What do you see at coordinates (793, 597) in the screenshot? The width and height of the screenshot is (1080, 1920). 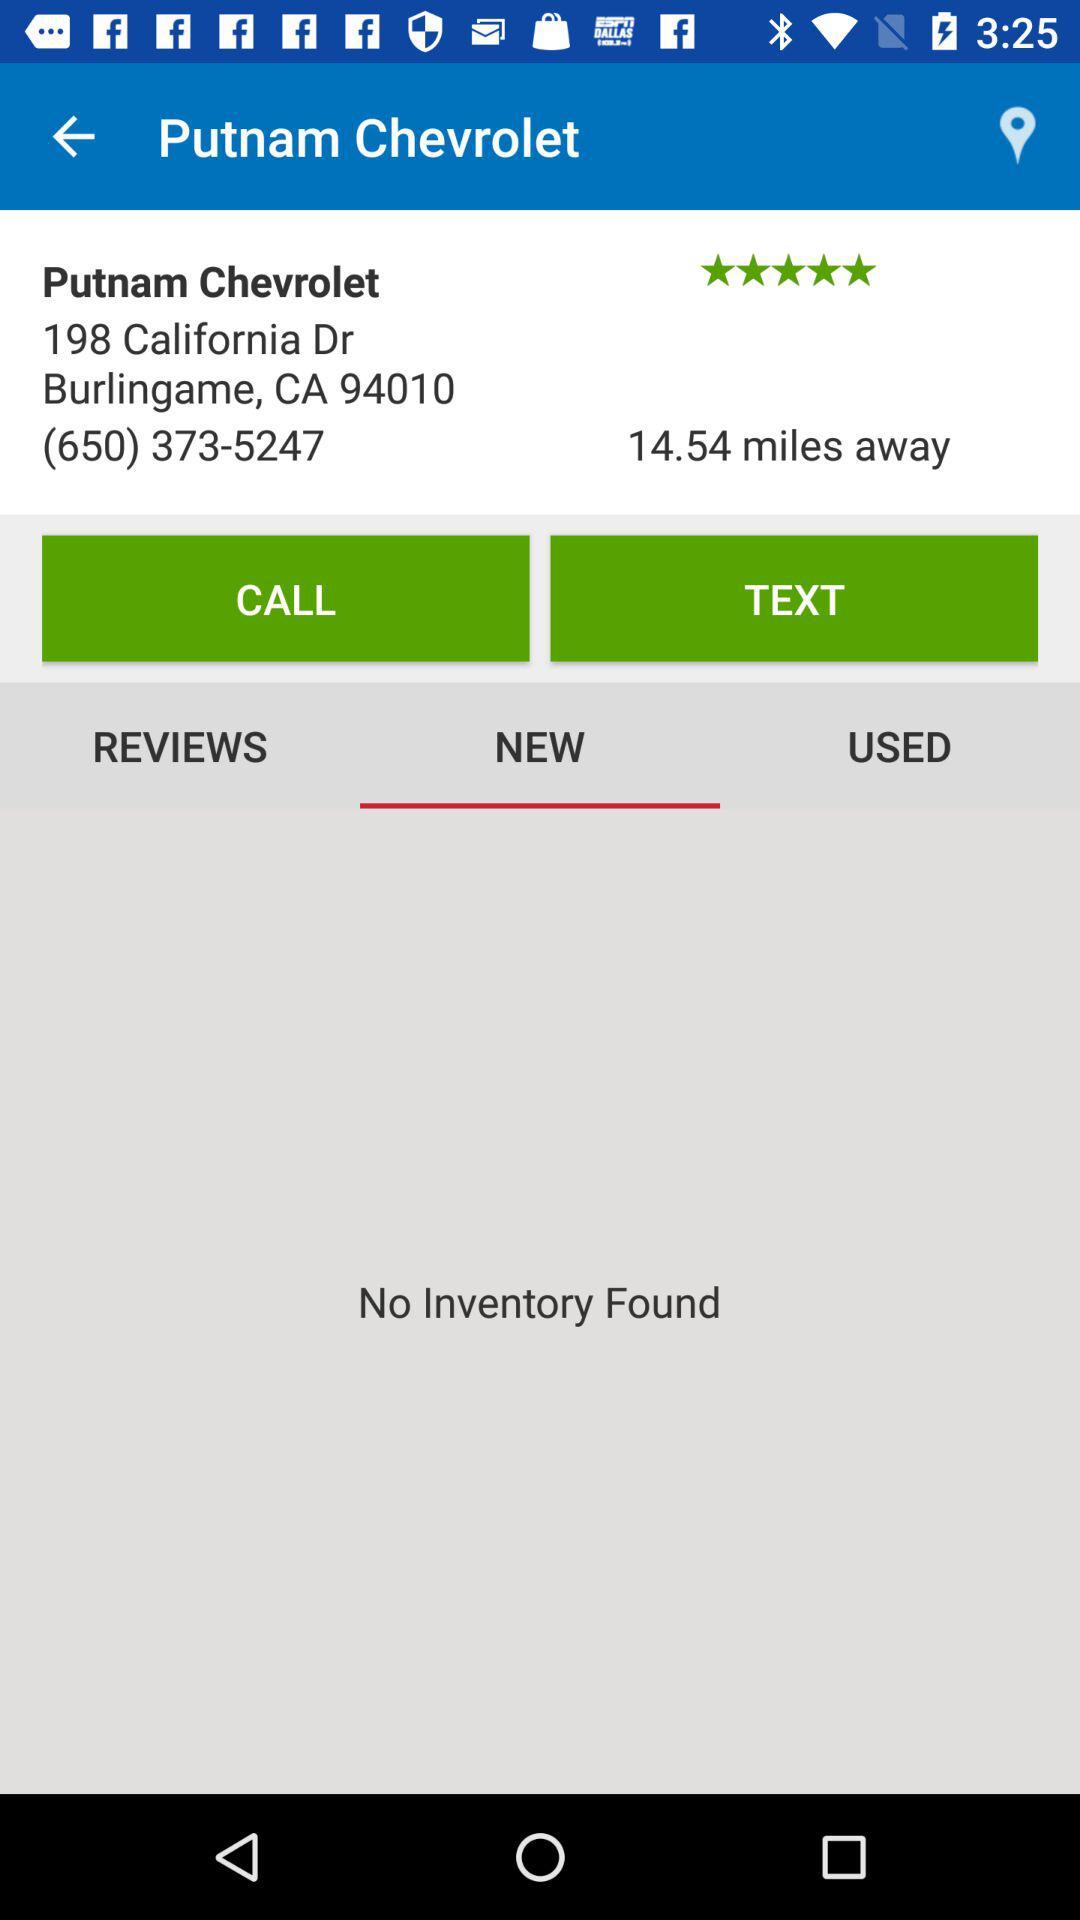 I see `icon next to call icon` at bounding box center [793, 597].